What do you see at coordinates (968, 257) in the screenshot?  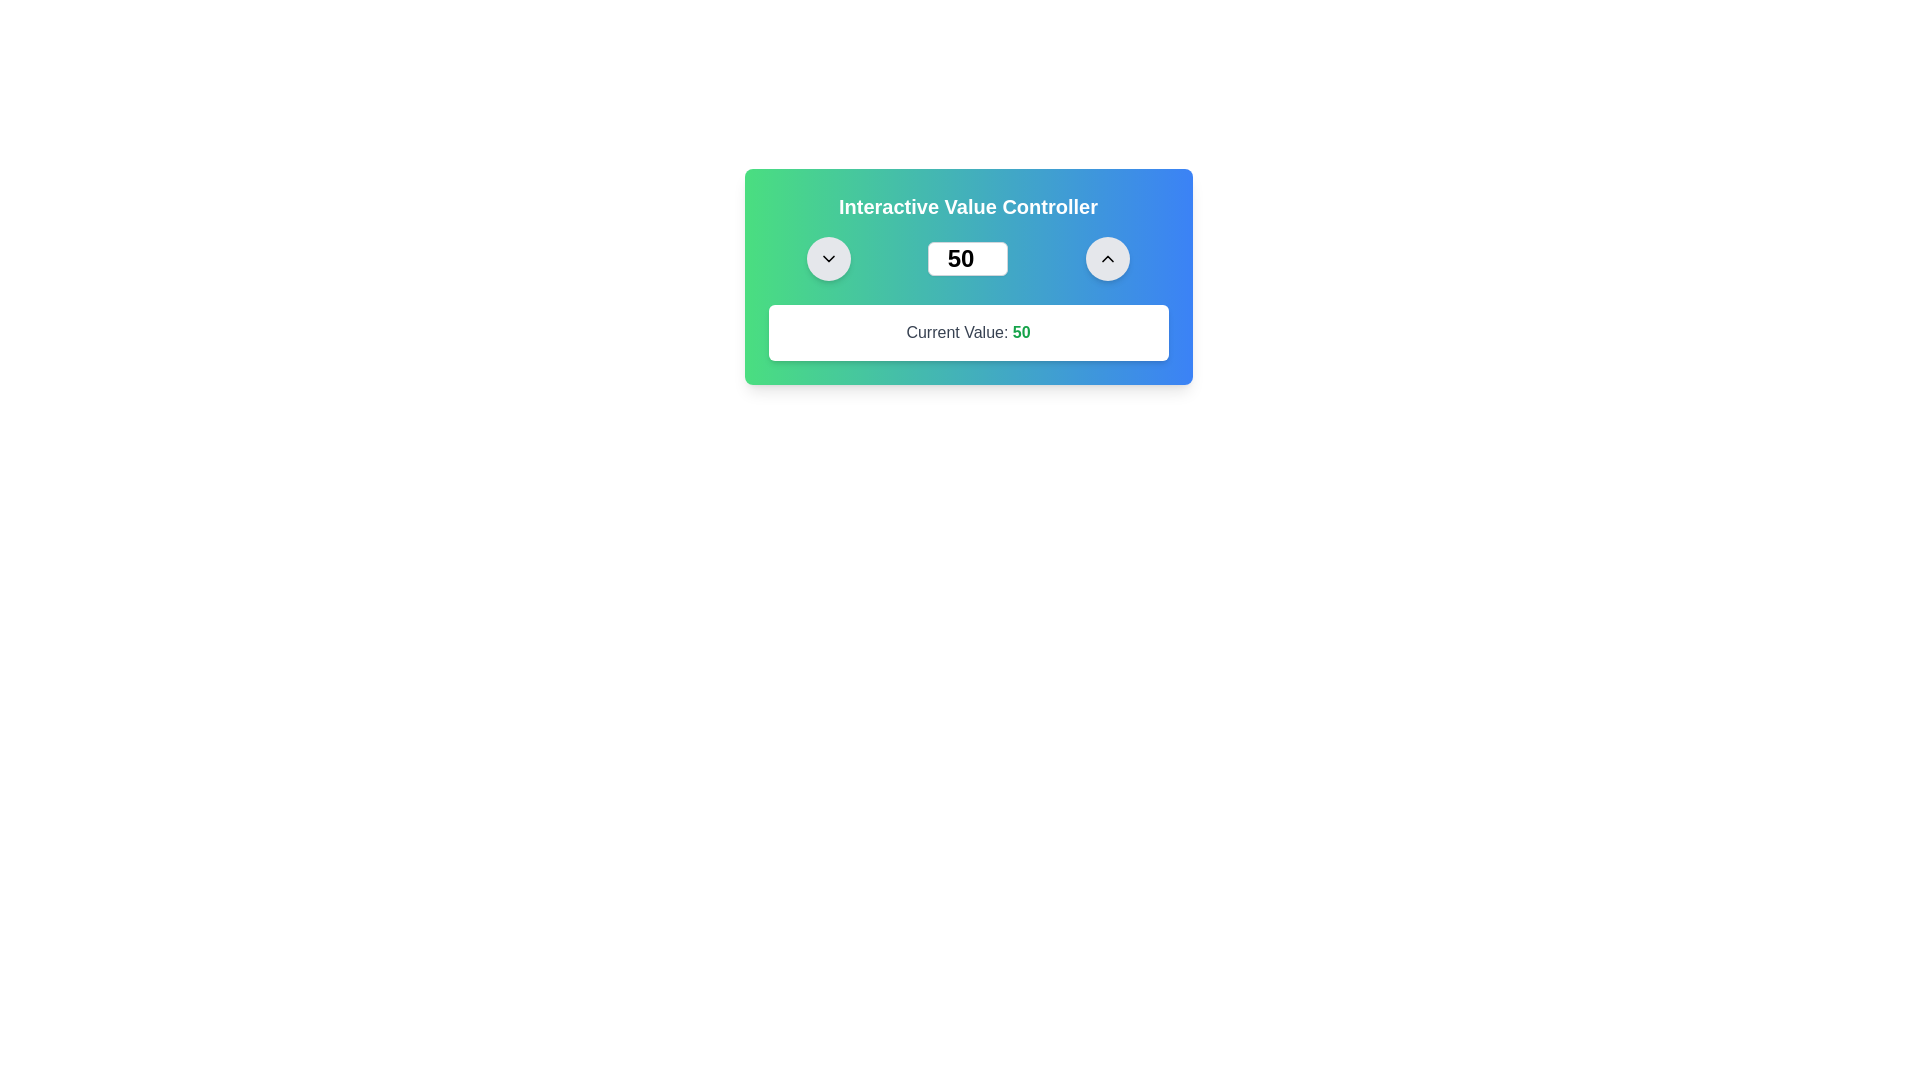 I see `the number input field displaying the value '50' to focus on it` at bounding box center [968, 257].